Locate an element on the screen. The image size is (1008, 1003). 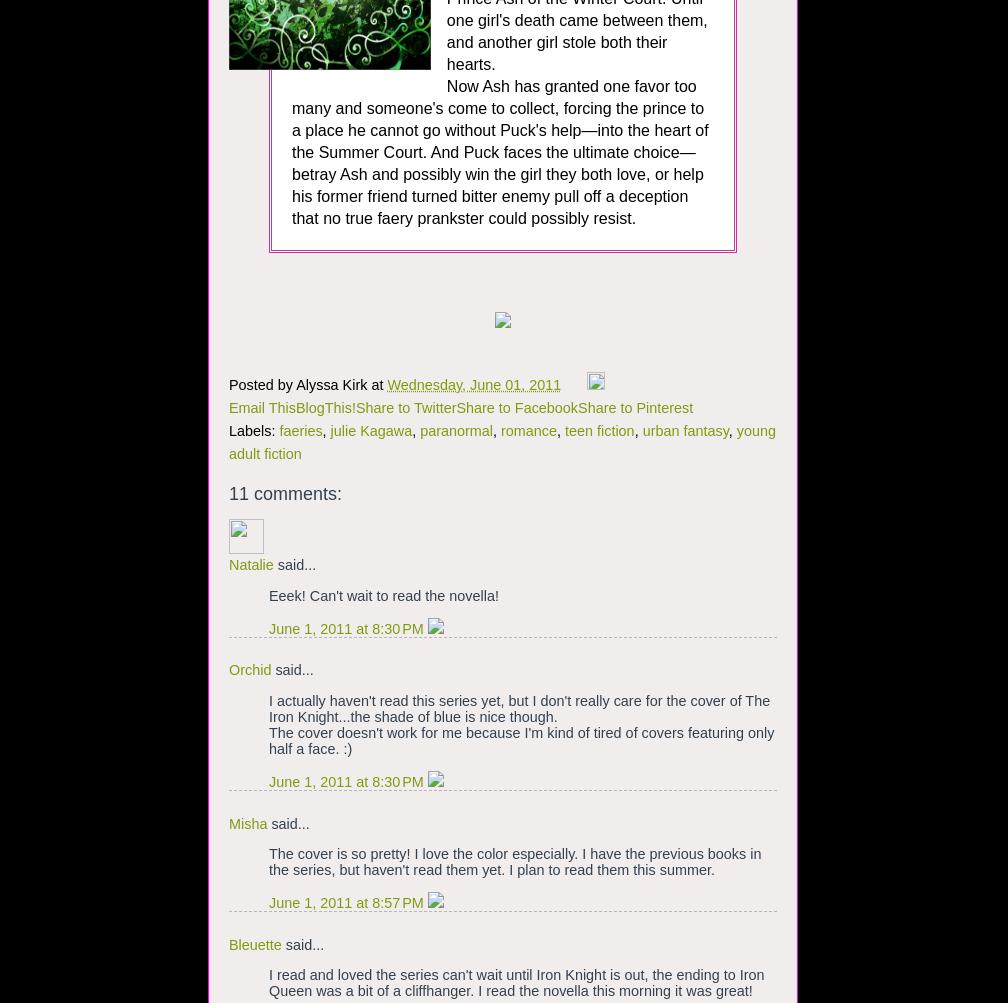
'June 1, 2011 at 8:57 PM' is located at coordinates (347, 903).